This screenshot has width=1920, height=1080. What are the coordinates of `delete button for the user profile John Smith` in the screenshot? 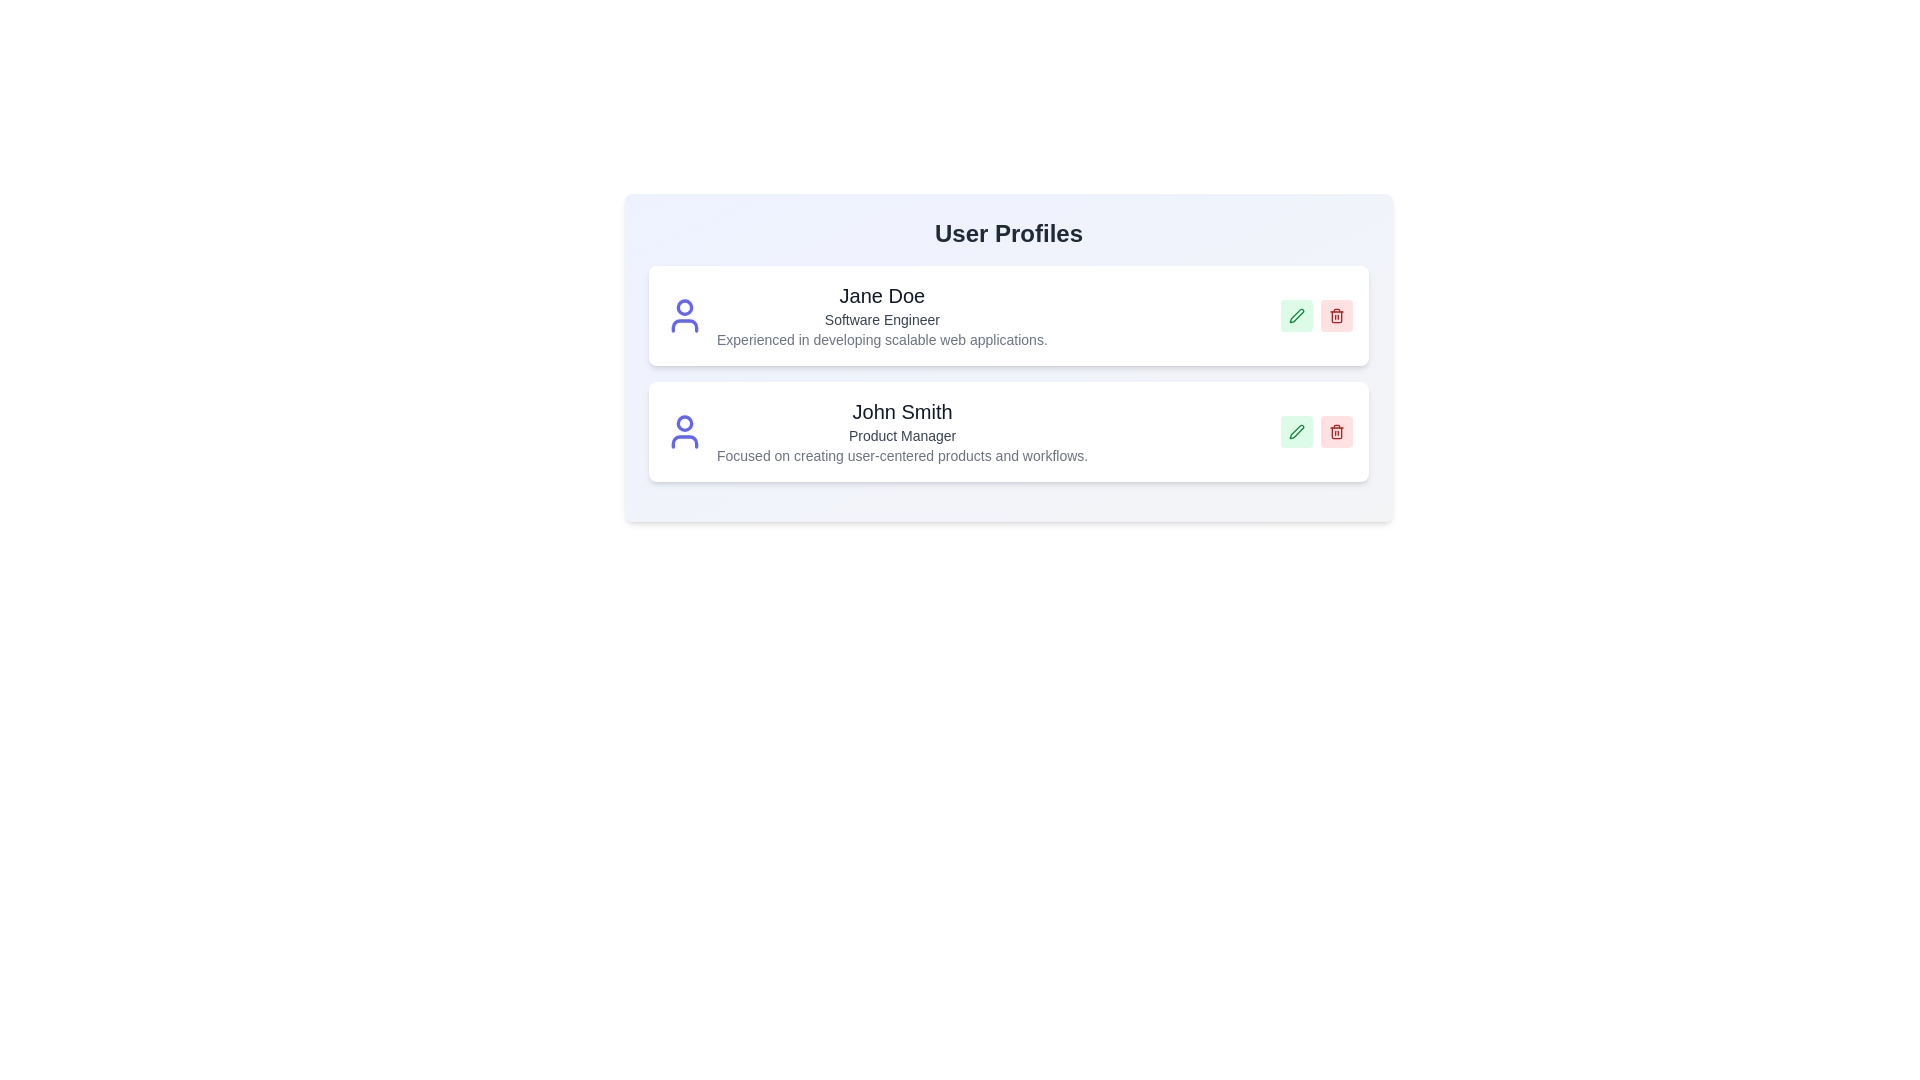 It's located at (1337, 431).